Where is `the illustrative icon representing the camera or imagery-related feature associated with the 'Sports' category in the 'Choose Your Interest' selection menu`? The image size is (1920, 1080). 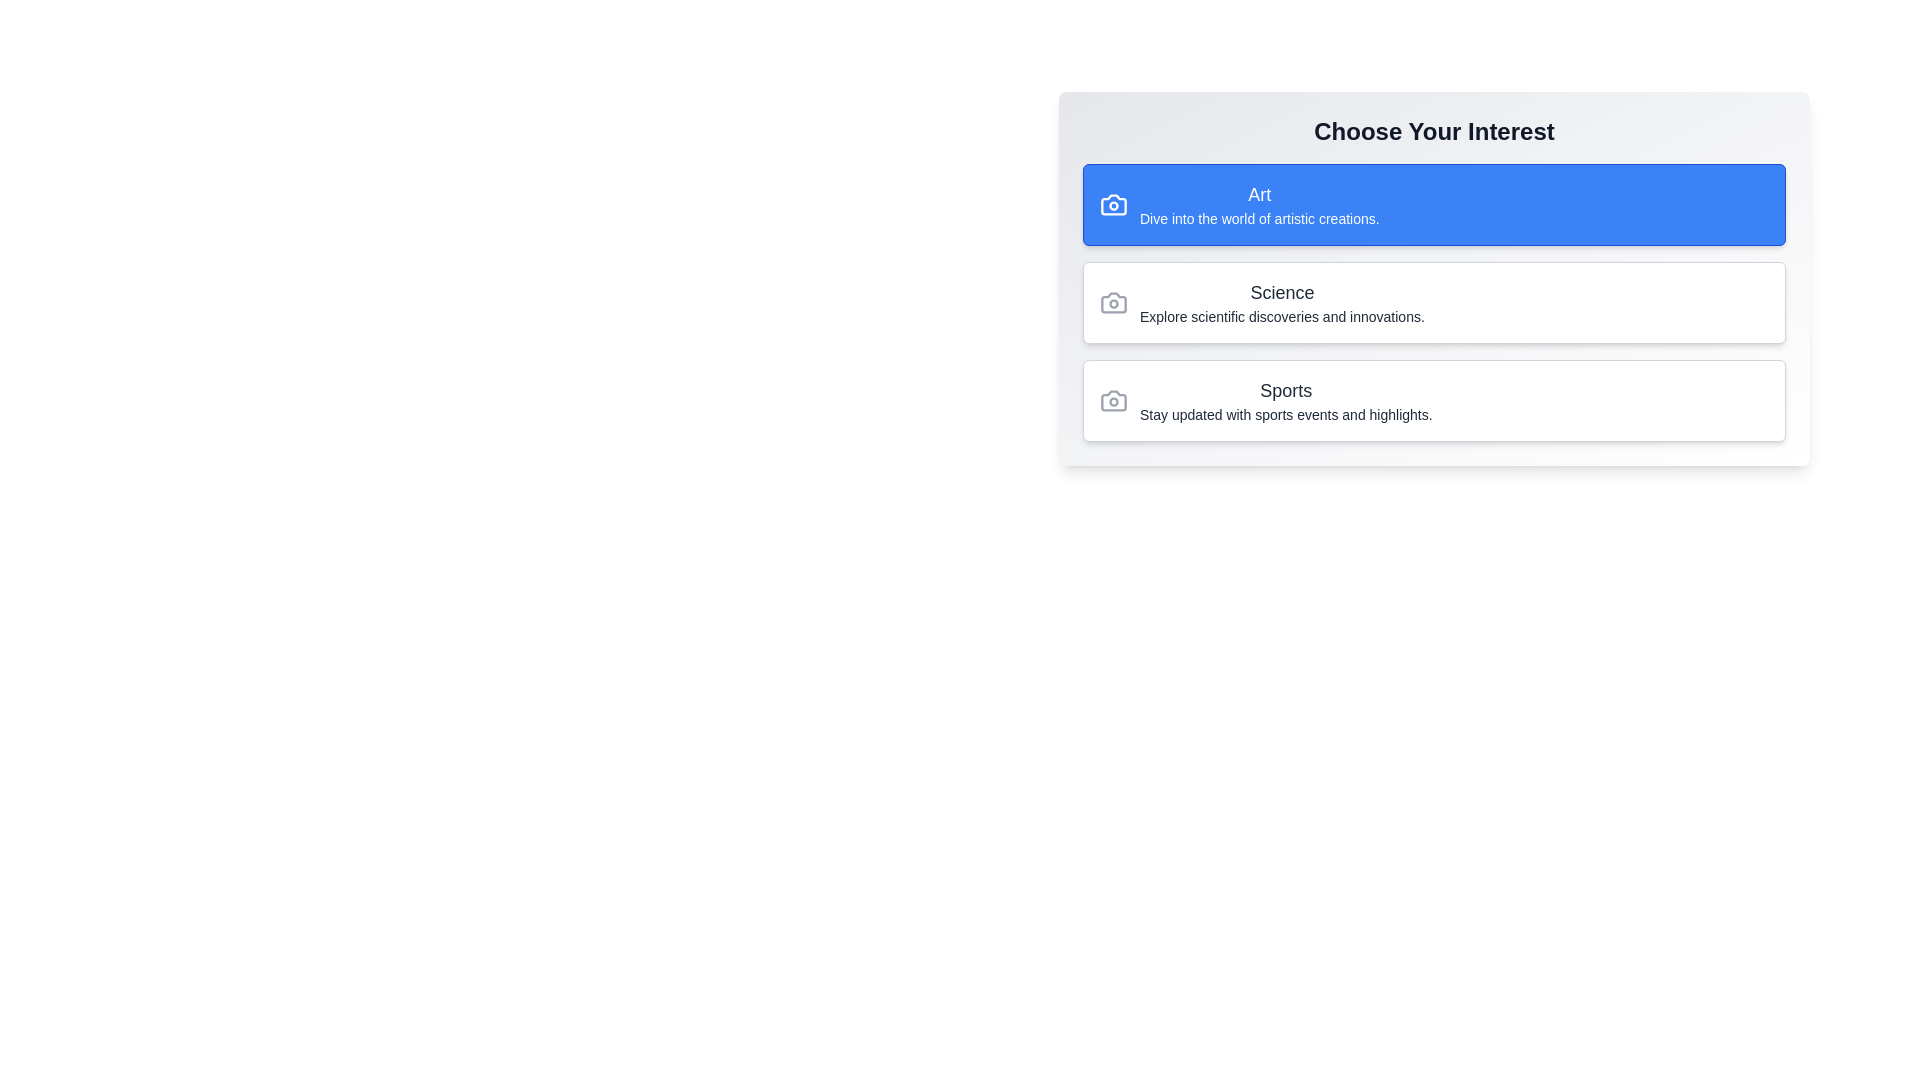 the illustrative icon representing the camera or imagery-related feature associated with the 'Sports' category in the 'Choose Your Interest' selection menu is located at coordinates (1112, 401).